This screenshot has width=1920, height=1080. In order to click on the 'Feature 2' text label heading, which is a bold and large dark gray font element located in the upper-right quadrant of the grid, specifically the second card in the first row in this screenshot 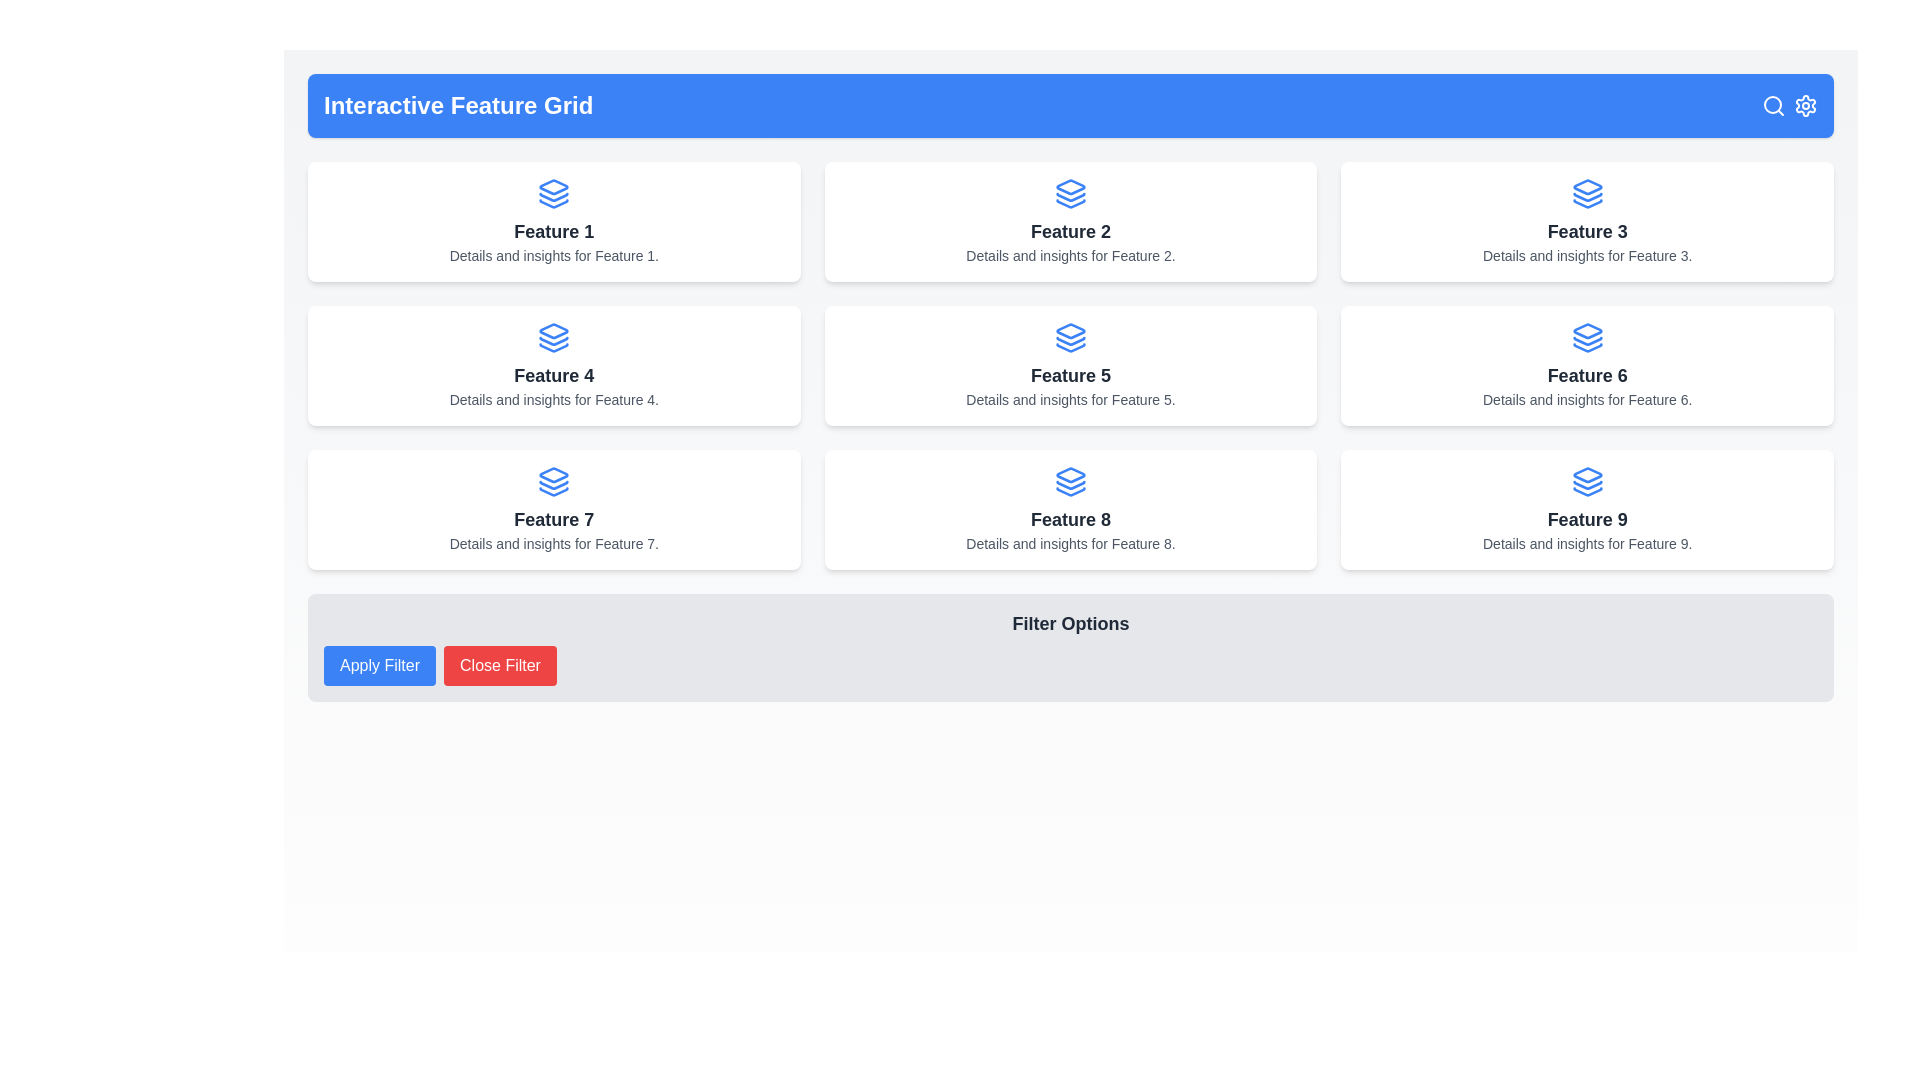, I will do `click(1069, 230)`.